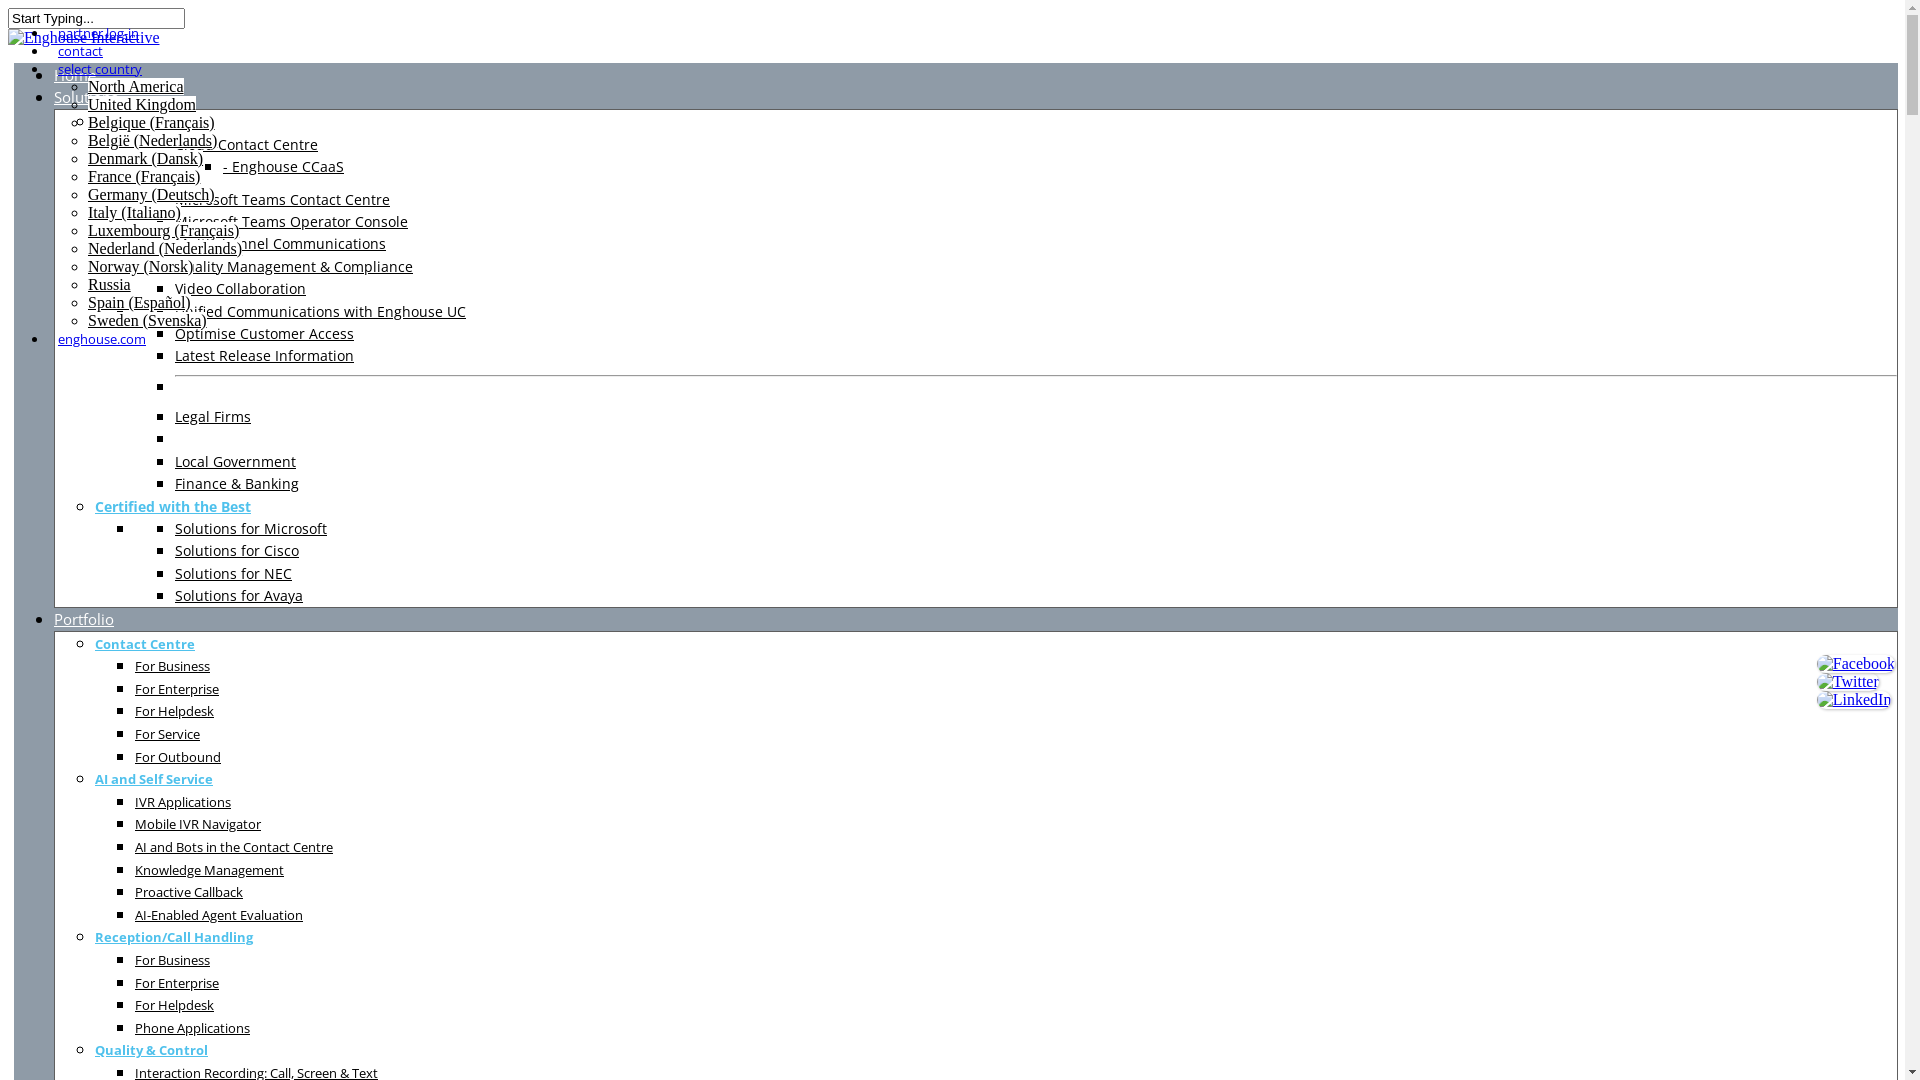 Image resolution: width=1920 pixels, height=1080 pixels. Describe the element at coordinates (172, 958) in the screenshot. I see `'For Business'` at that location.